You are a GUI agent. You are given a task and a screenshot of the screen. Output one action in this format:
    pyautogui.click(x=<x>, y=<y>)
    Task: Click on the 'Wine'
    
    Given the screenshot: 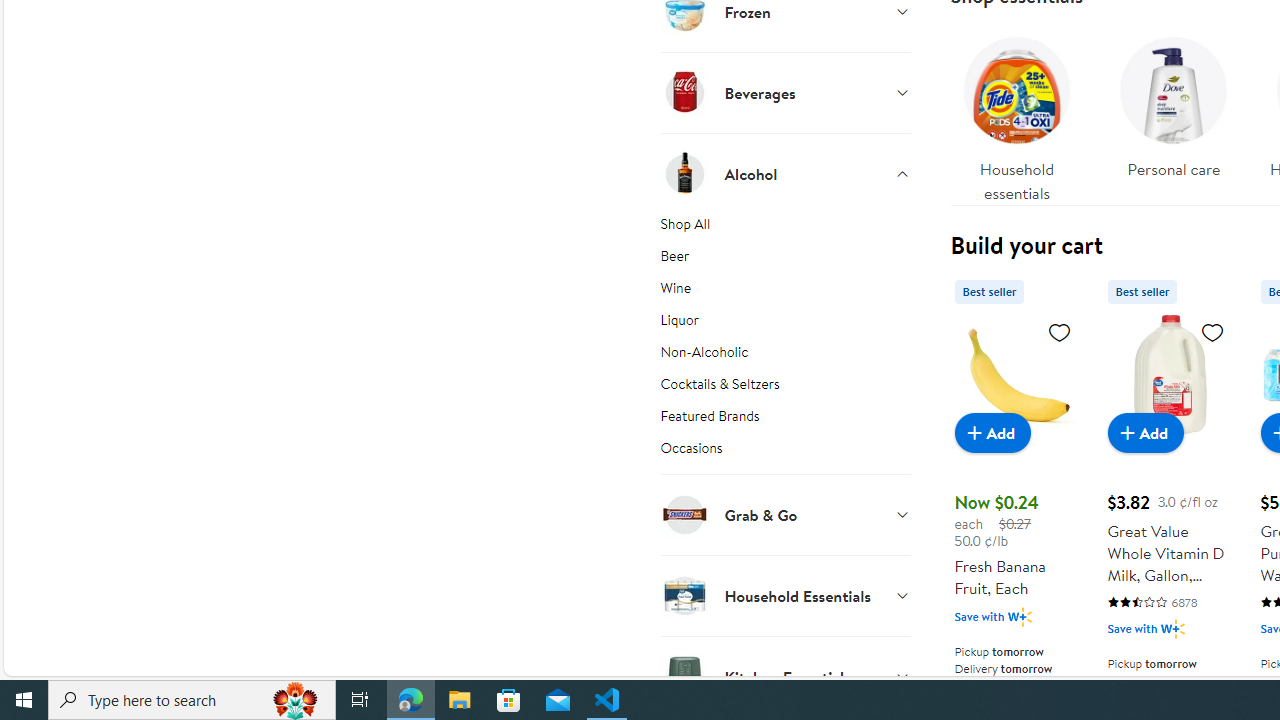 What is the action you would take?
    pyautogui.click(x=784, y=291)
    